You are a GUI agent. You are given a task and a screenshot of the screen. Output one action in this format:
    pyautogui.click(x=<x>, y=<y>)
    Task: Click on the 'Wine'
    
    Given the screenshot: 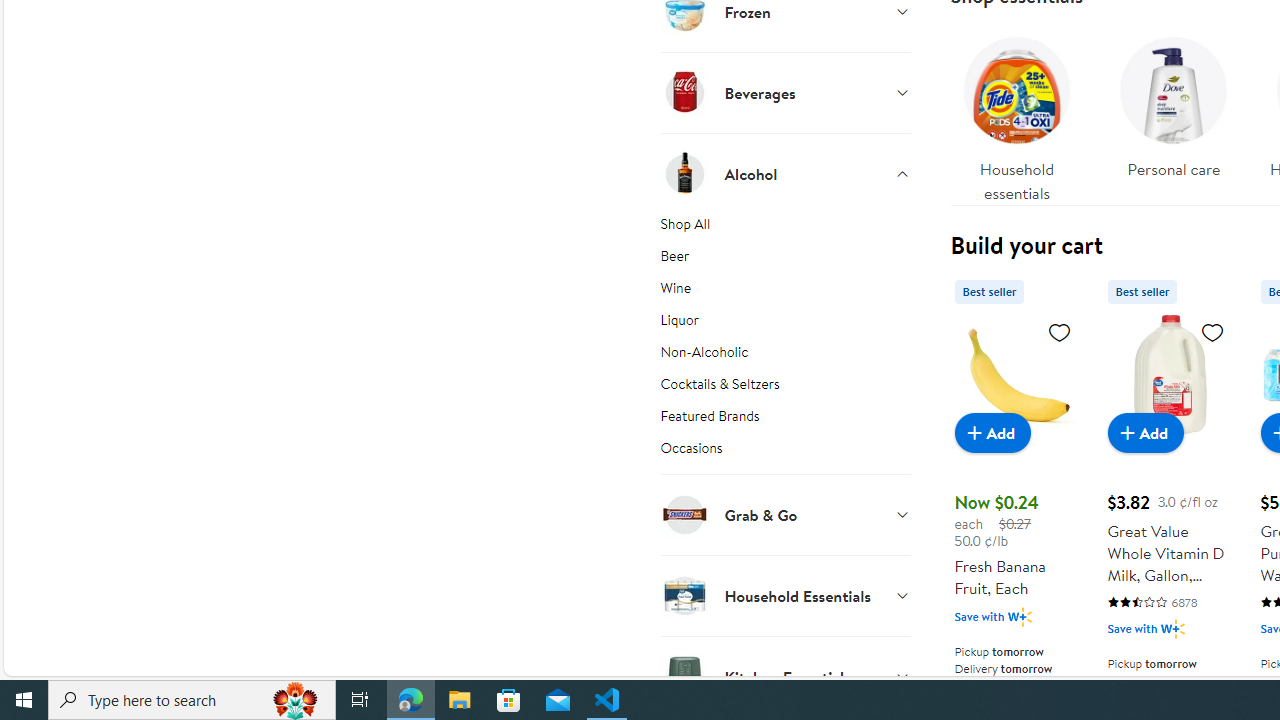 What is the action you would take?
    pyautogui.click(x=784, y=291)
    